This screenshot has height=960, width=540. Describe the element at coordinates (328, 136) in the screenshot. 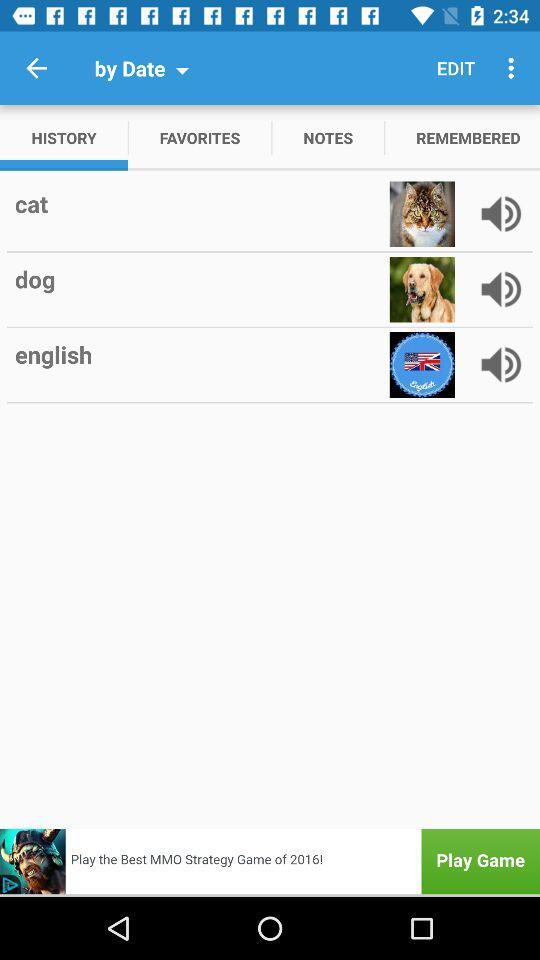

I see `the app next to remembered item` at that location.